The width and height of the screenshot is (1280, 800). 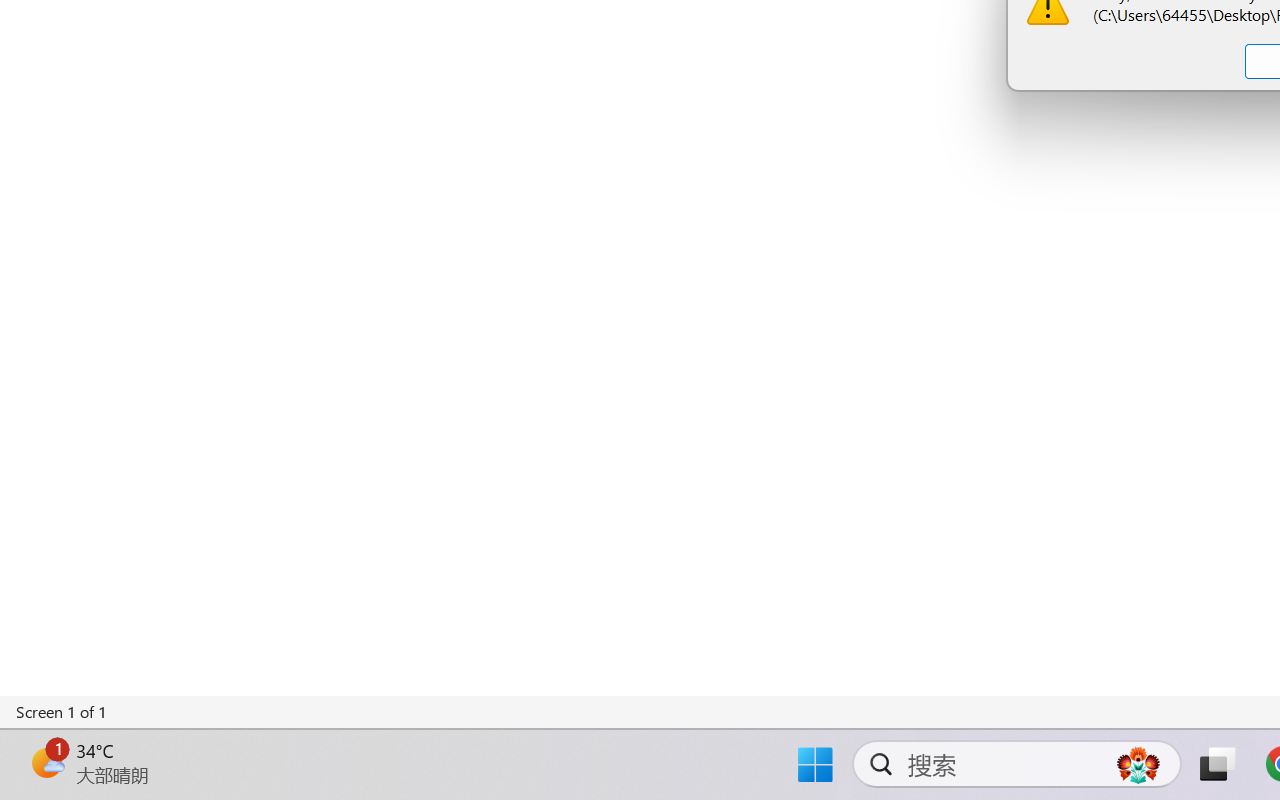 I want to click on 'AutomationID: DynamicSearchBoxGleamImage', so click(x=1138, y=764).